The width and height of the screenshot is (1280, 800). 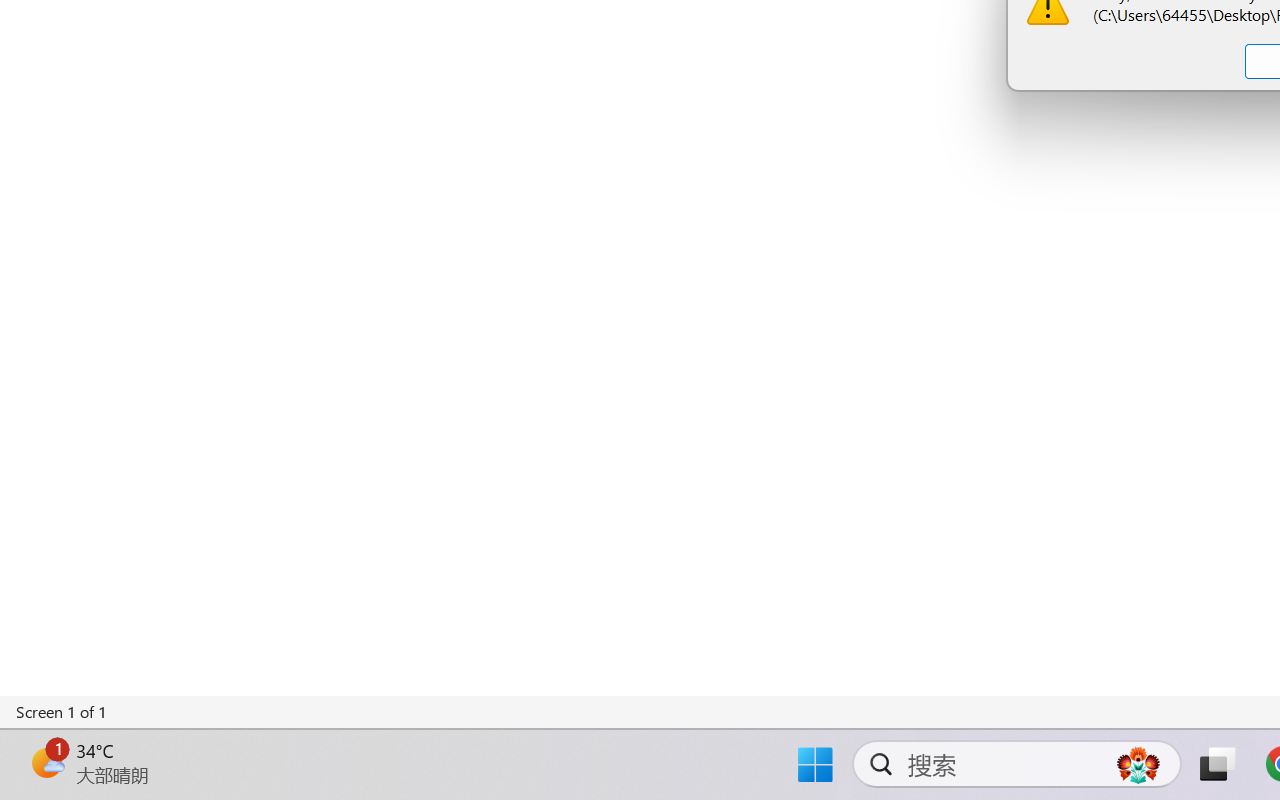 I want to click on 'AutomationID: DynamicSearchBoxGleamImage', so click(x=1138, y=764).